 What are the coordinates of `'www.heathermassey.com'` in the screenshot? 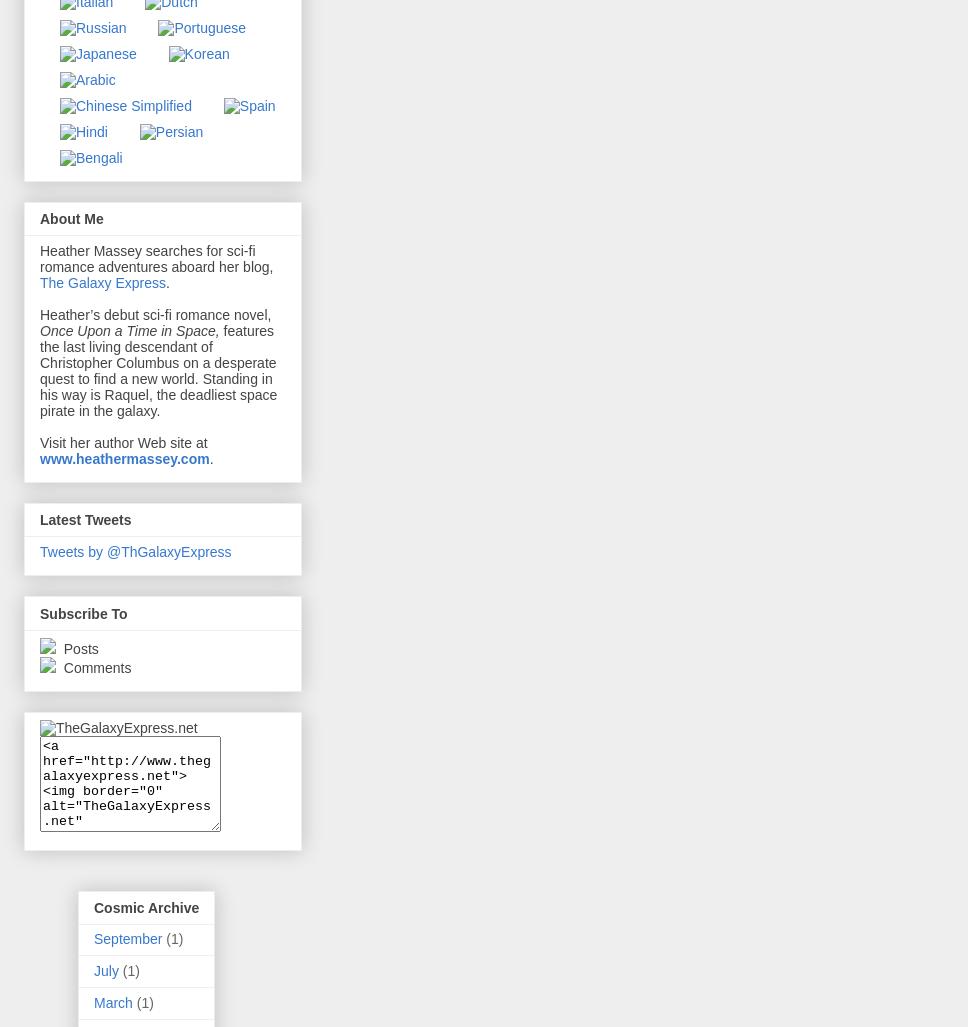 It's located at (123, 458).